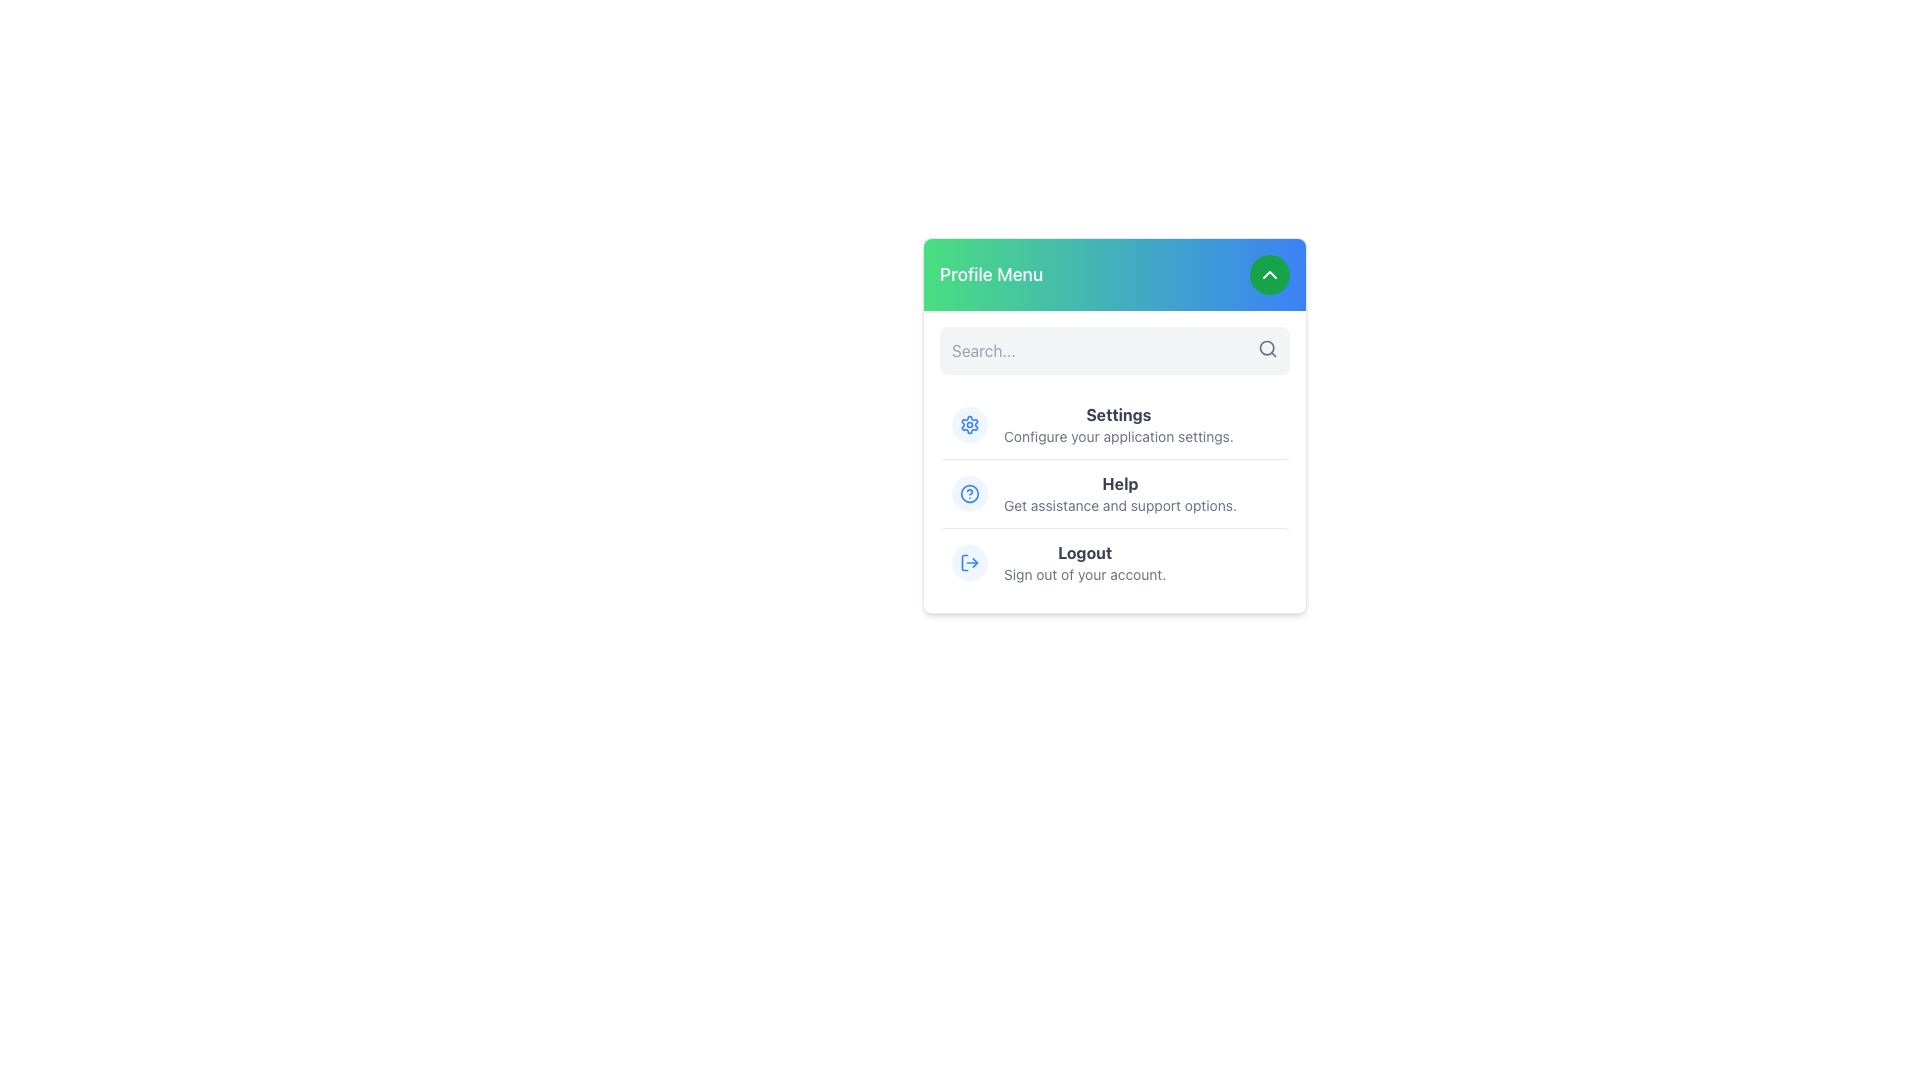 This screenshot has height=1080, width=1920. What do you see at coordinates (1120, 483) in the screenshot?
I see `the 'Help' text label in bold gray font, which is the second item in the dropdown menu under 'Profile Menu'` at bounding box center [1120, 483].